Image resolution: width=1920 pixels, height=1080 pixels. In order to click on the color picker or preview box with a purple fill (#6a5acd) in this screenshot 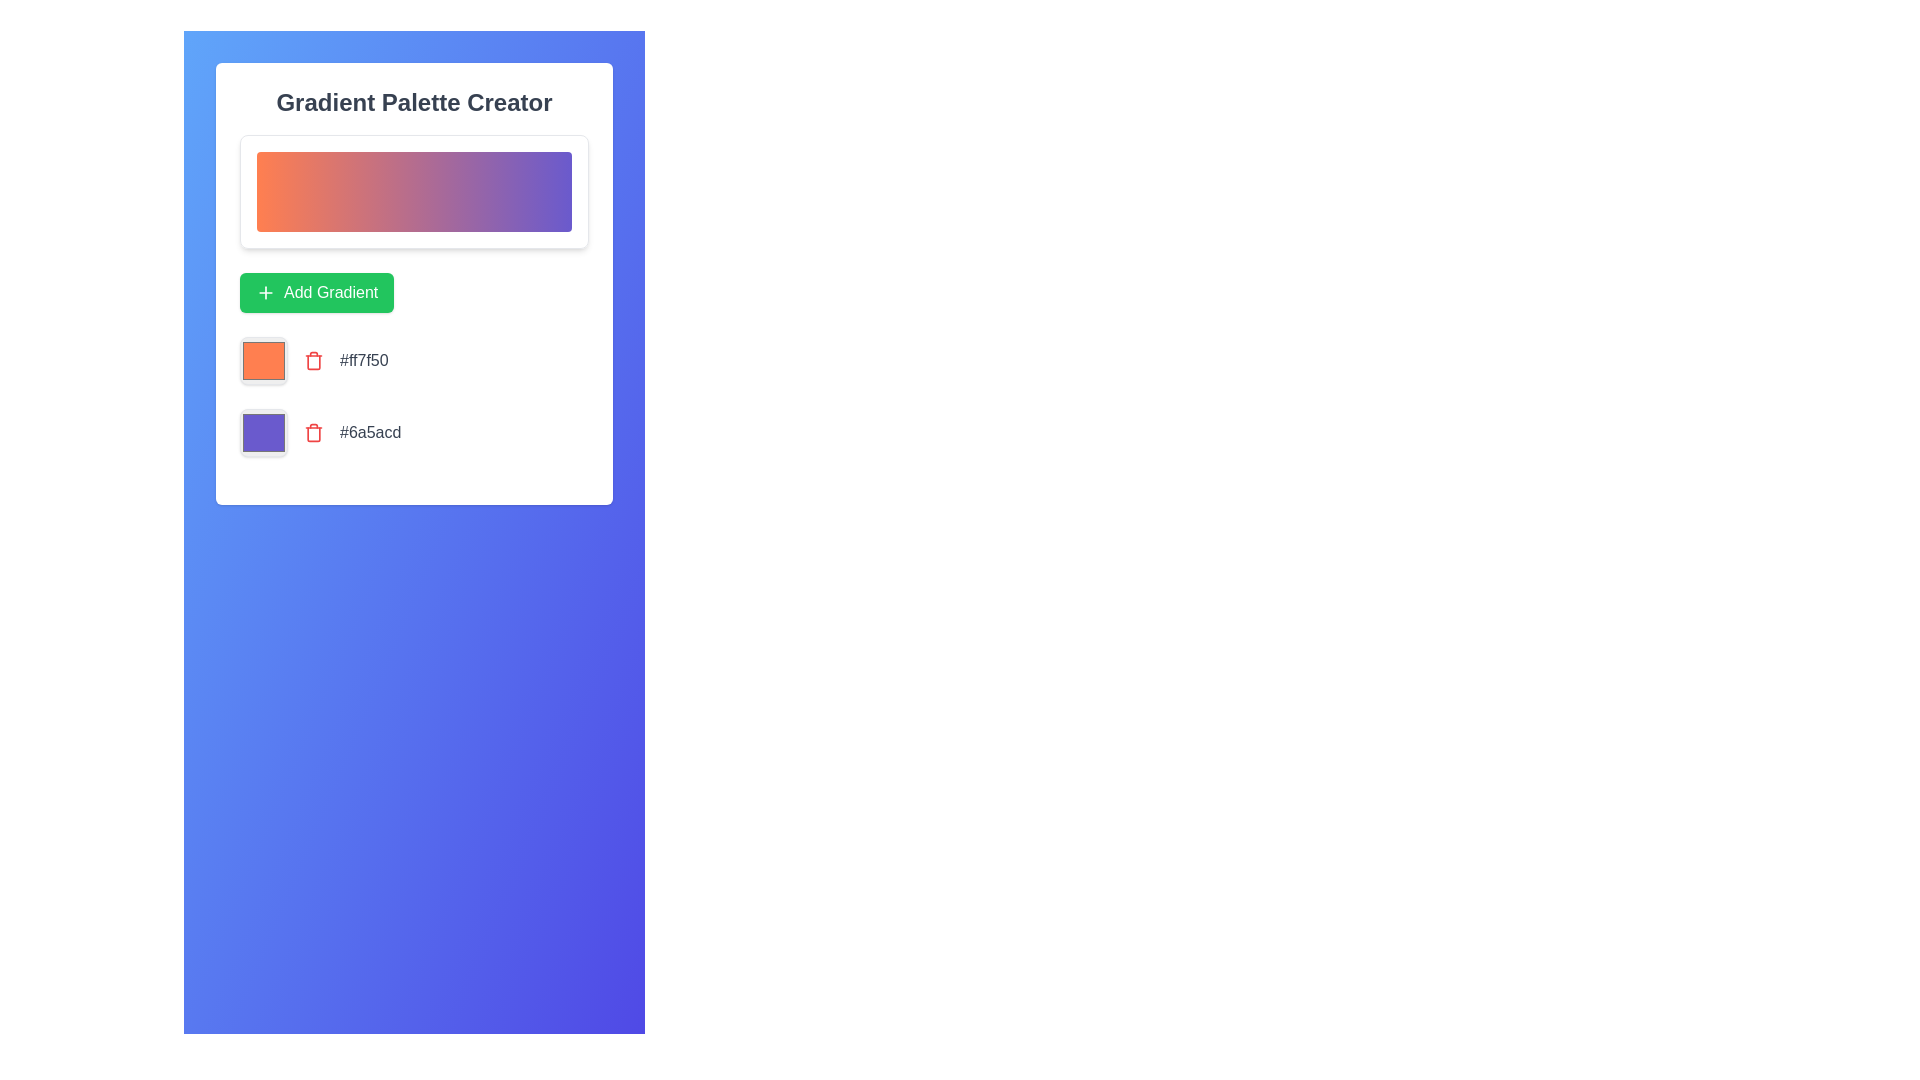, I will do `click(263, 431)`.